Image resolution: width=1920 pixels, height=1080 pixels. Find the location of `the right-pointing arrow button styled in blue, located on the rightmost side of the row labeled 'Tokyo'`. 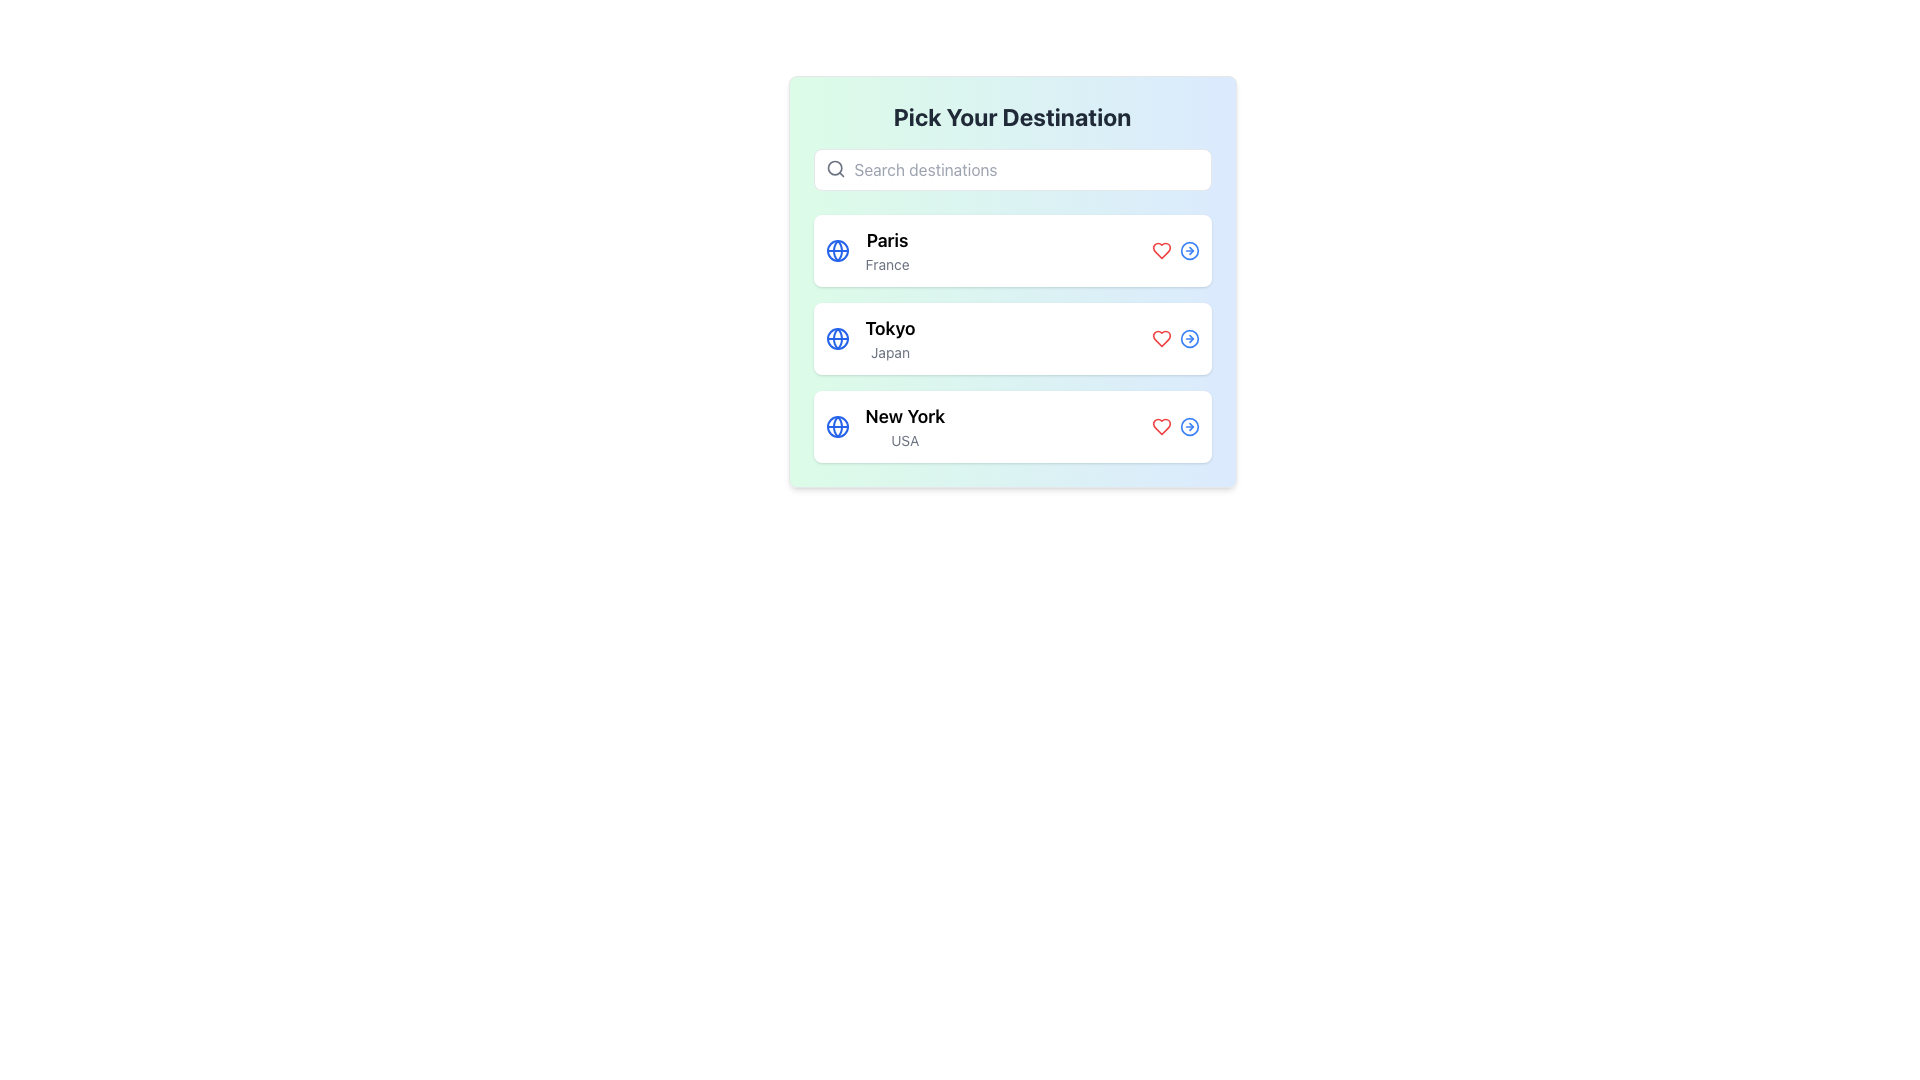

the right-pointing arrow button styled in blue, located on the rightmost side of the row labeled 'Tokyo' is located at coordinates (1189, 338).